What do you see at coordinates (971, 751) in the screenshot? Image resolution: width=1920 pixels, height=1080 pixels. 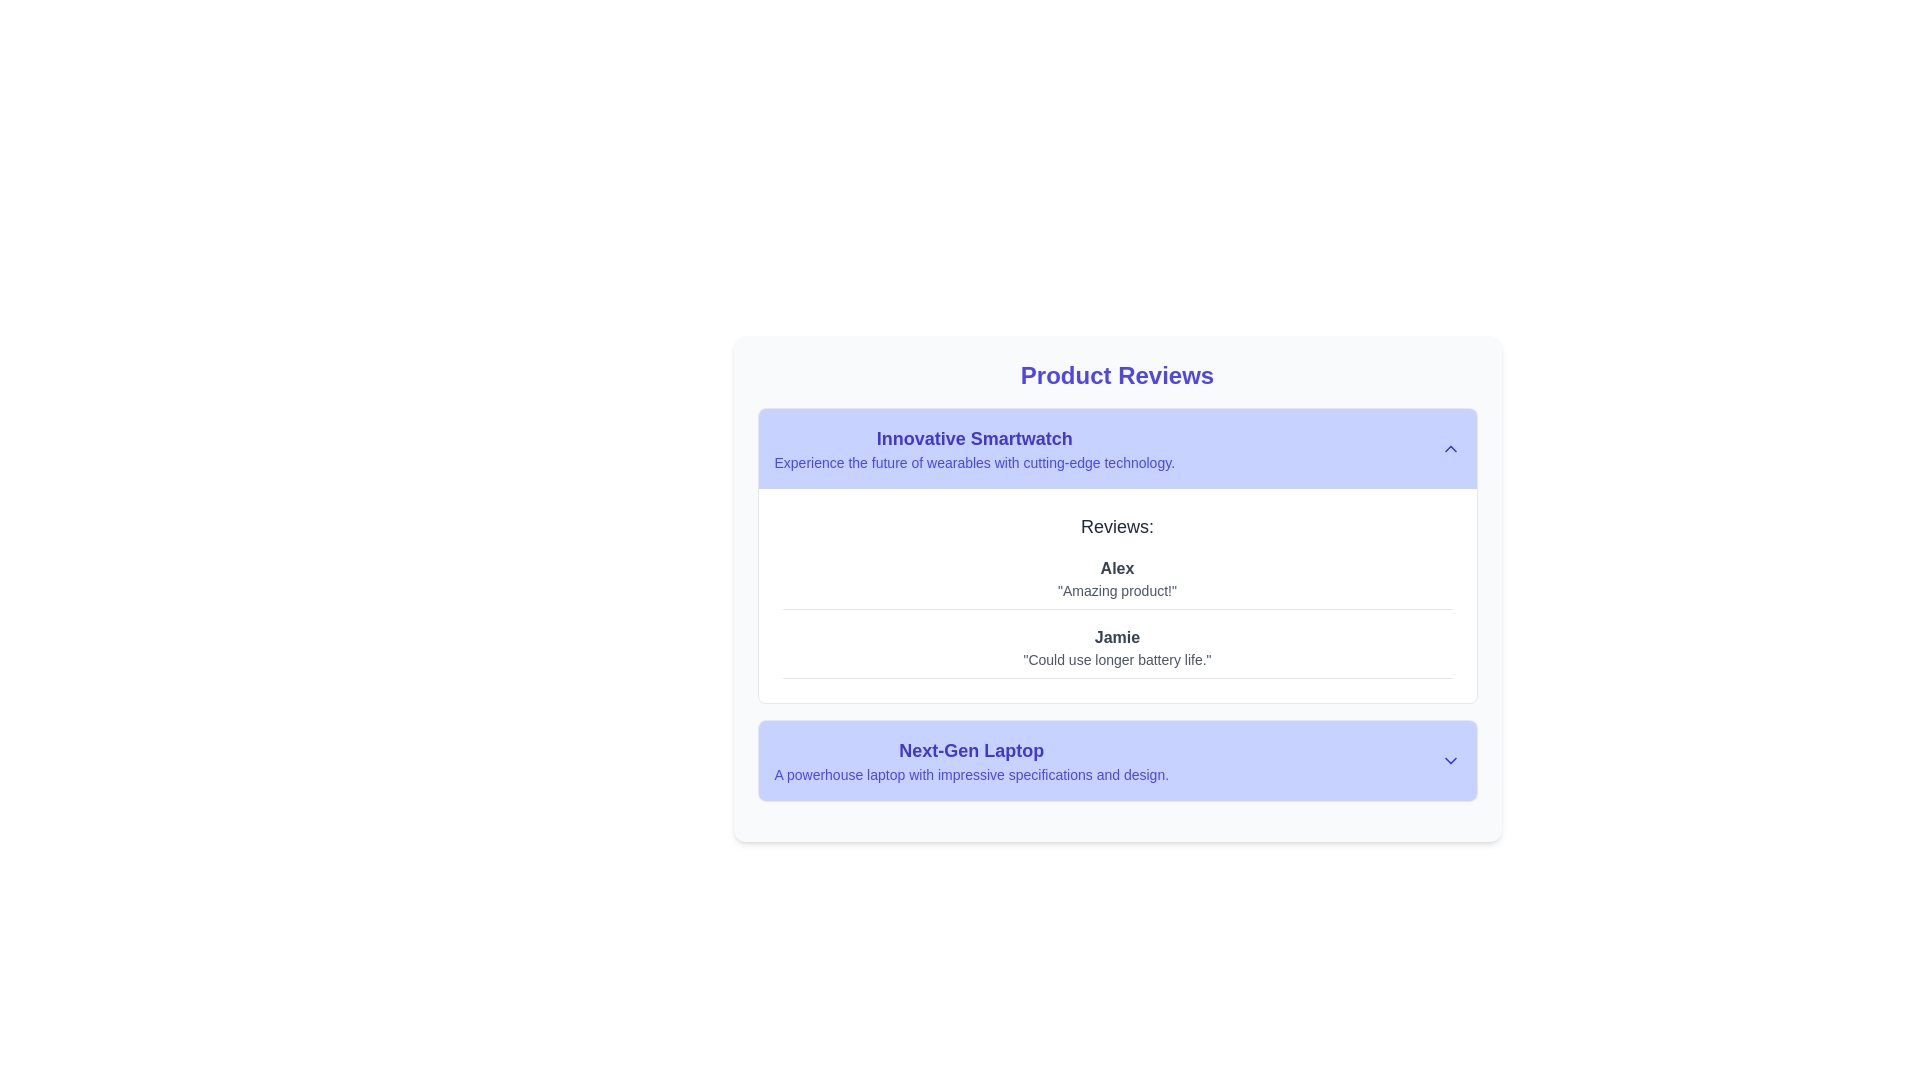 I see `the Text Label displaying 'Next-Gen Laptop', which is styled in bold, large indigo font and located on a light indigo background` at bounding box center [971, 751].